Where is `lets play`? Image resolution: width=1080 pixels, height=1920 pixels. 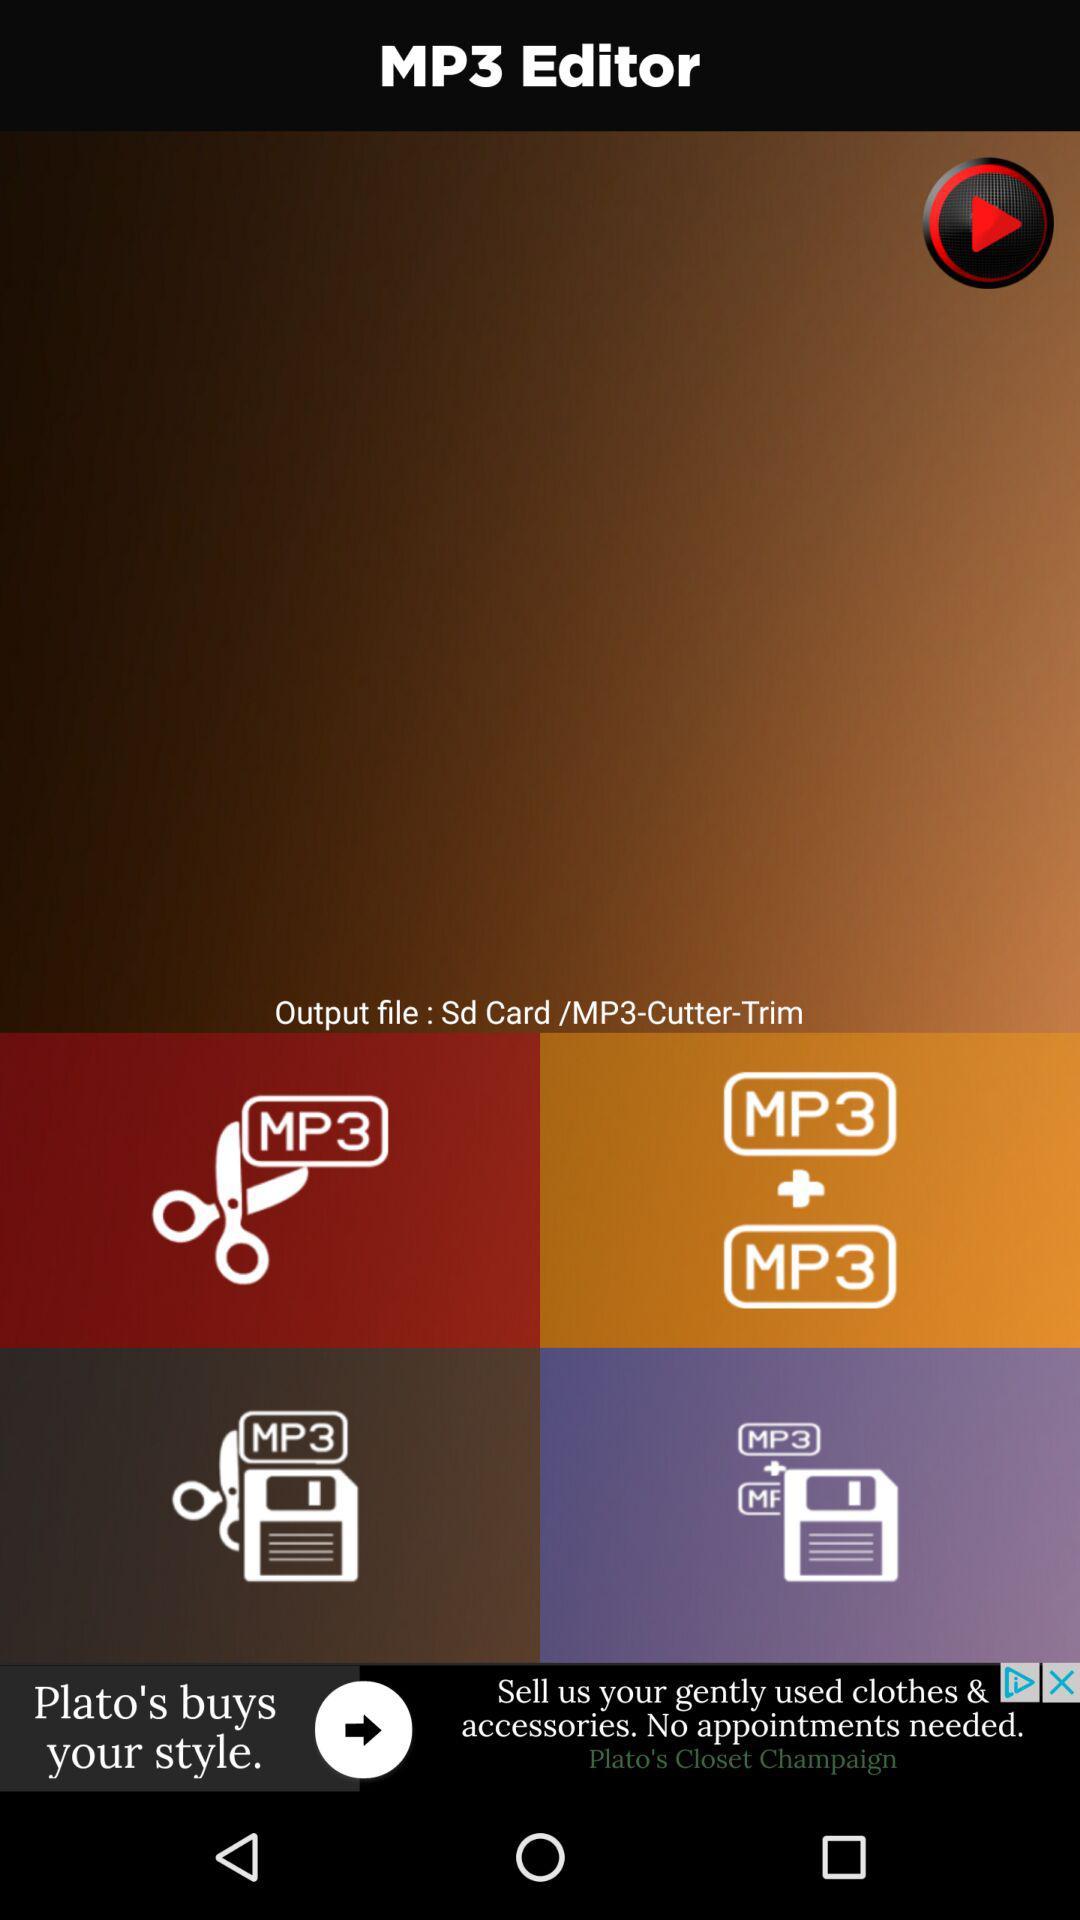
lets play is located at coordinates (987, 223).